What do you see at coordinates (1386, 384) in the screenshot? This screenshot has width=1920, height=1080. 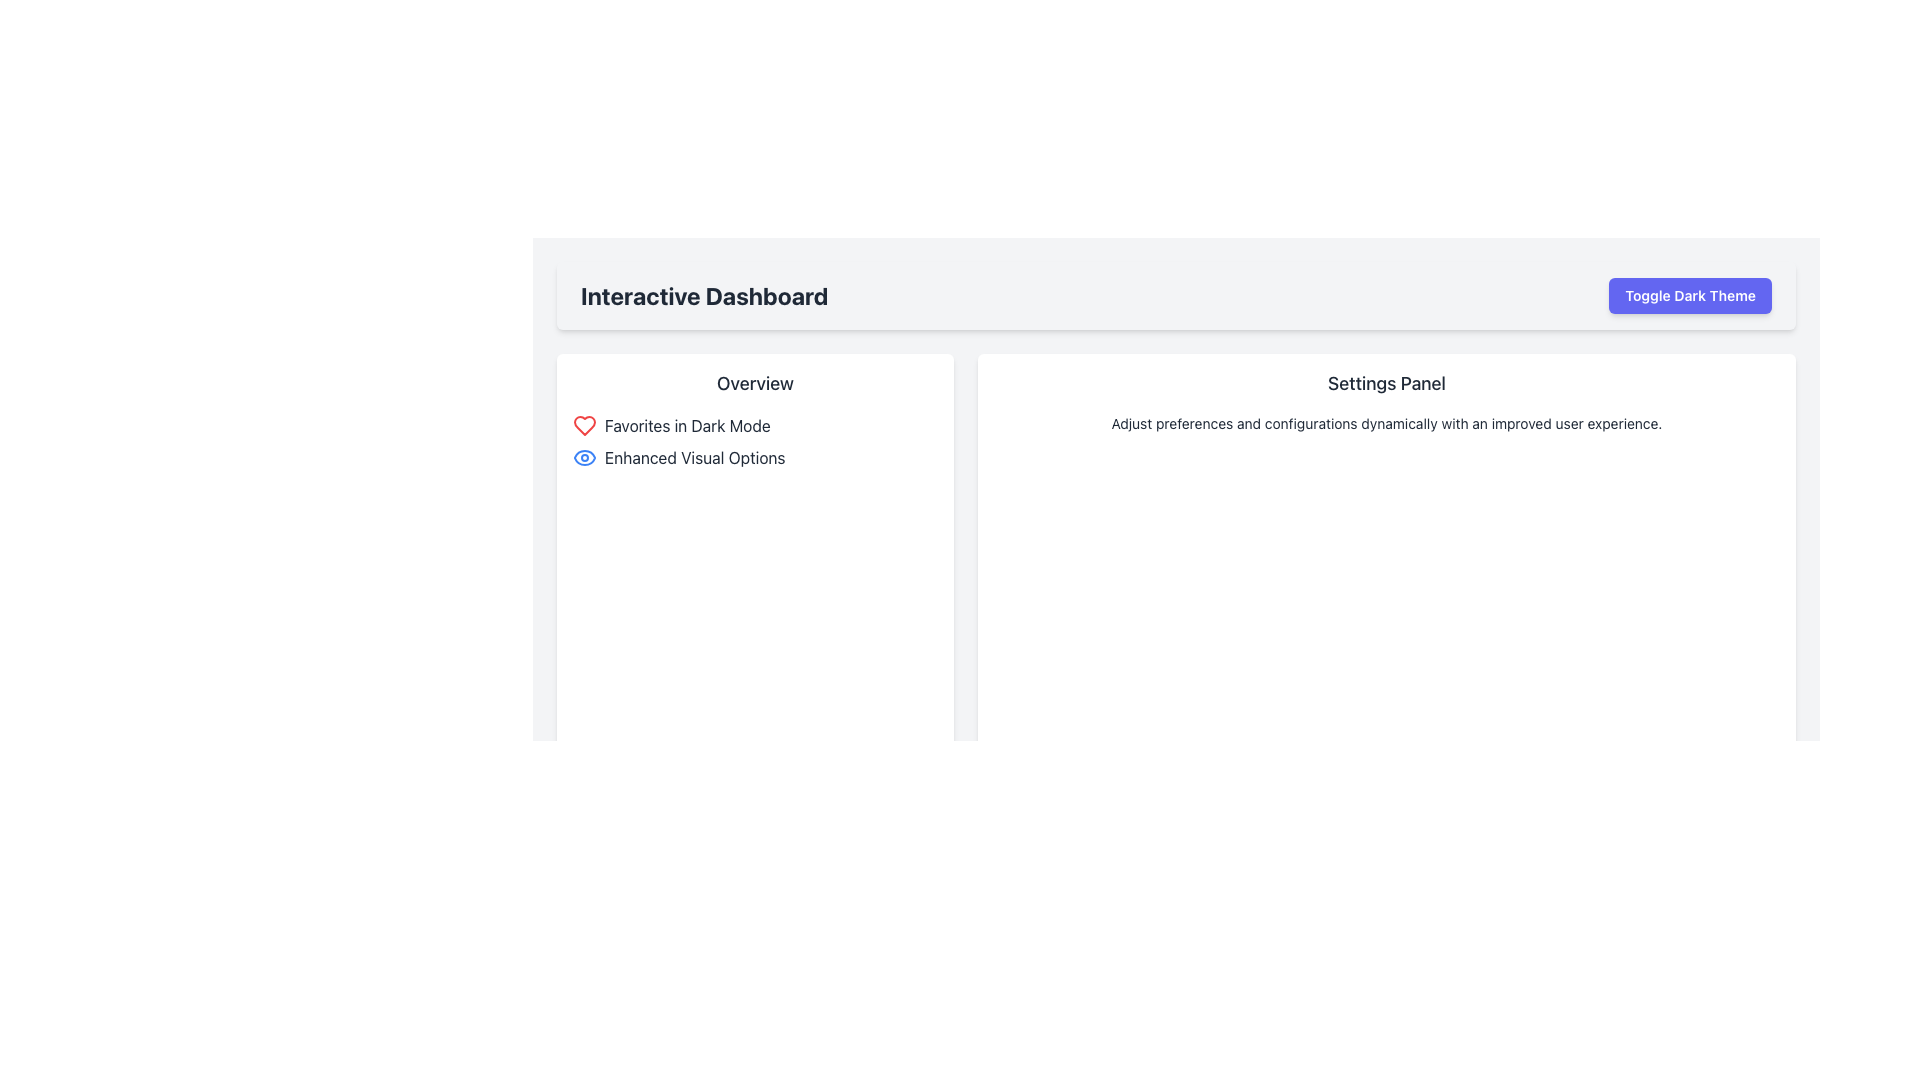 I see `the Header or Label element located at the top-center of the right-hand section, which indicates the purpose of the content below` at bounding box center [1386, 384].